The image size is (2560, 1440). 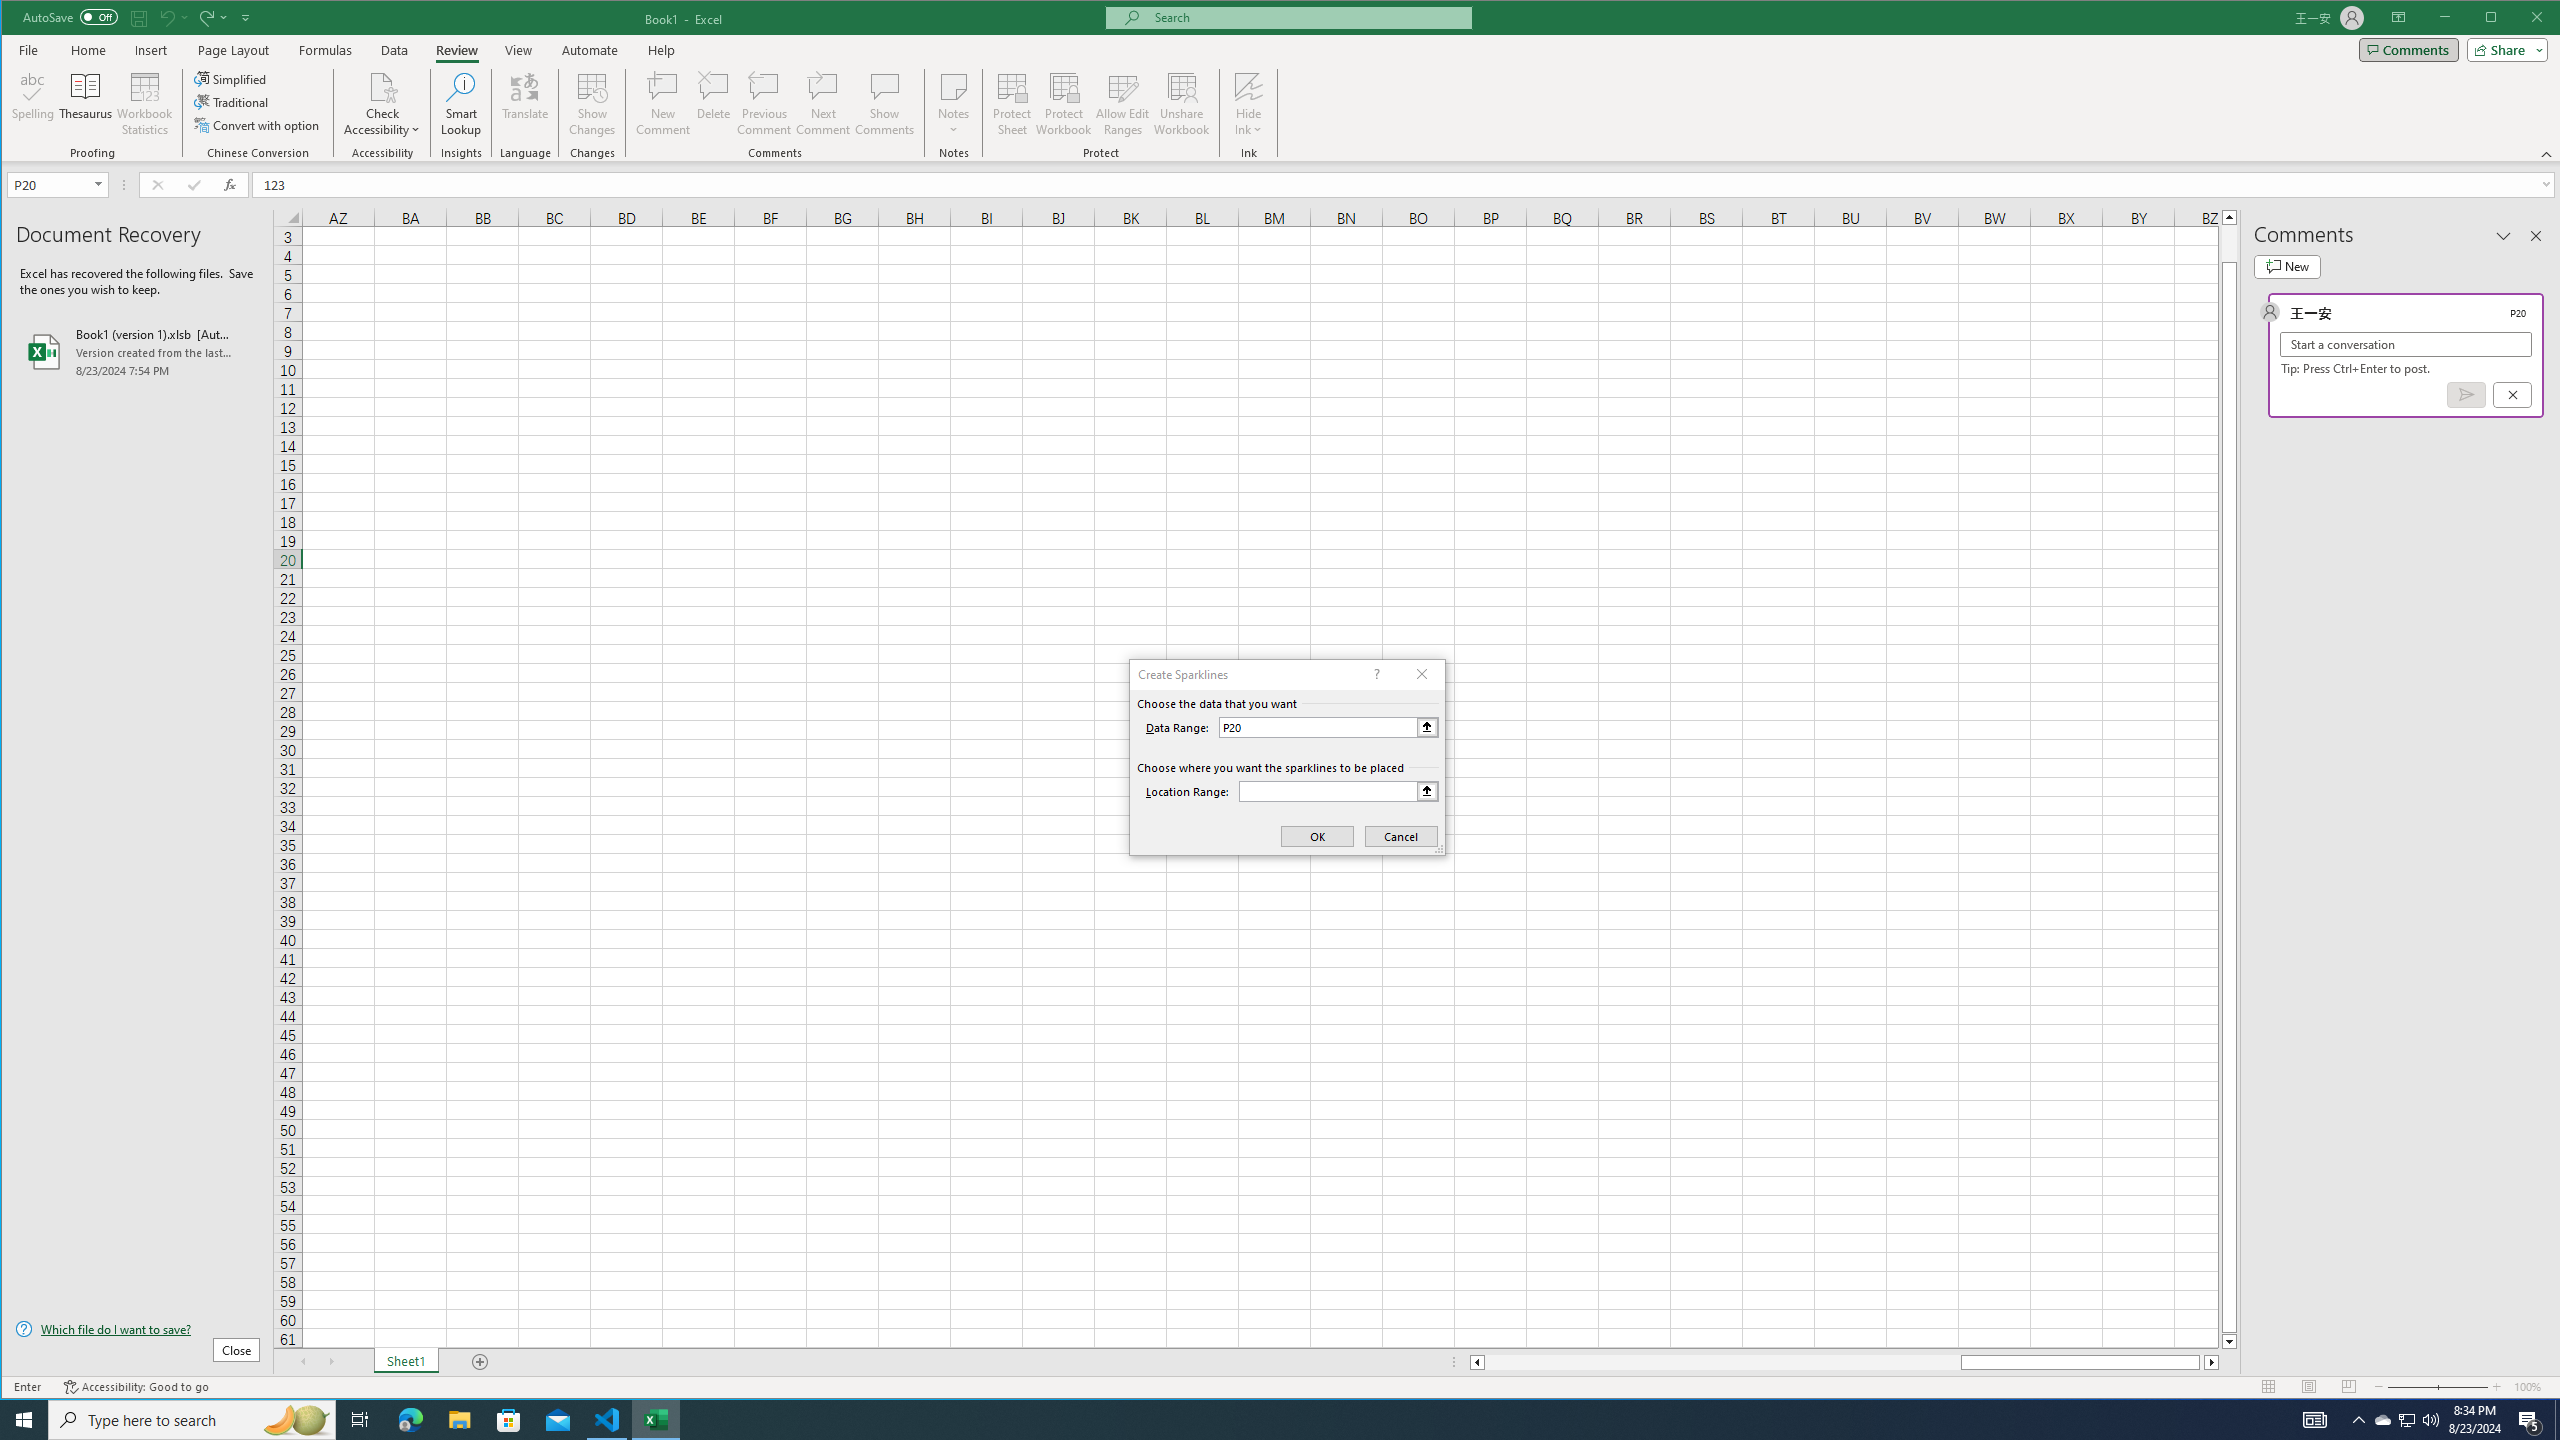 I want to click on 'Task Pane Options', so click(x=2502, y=235).